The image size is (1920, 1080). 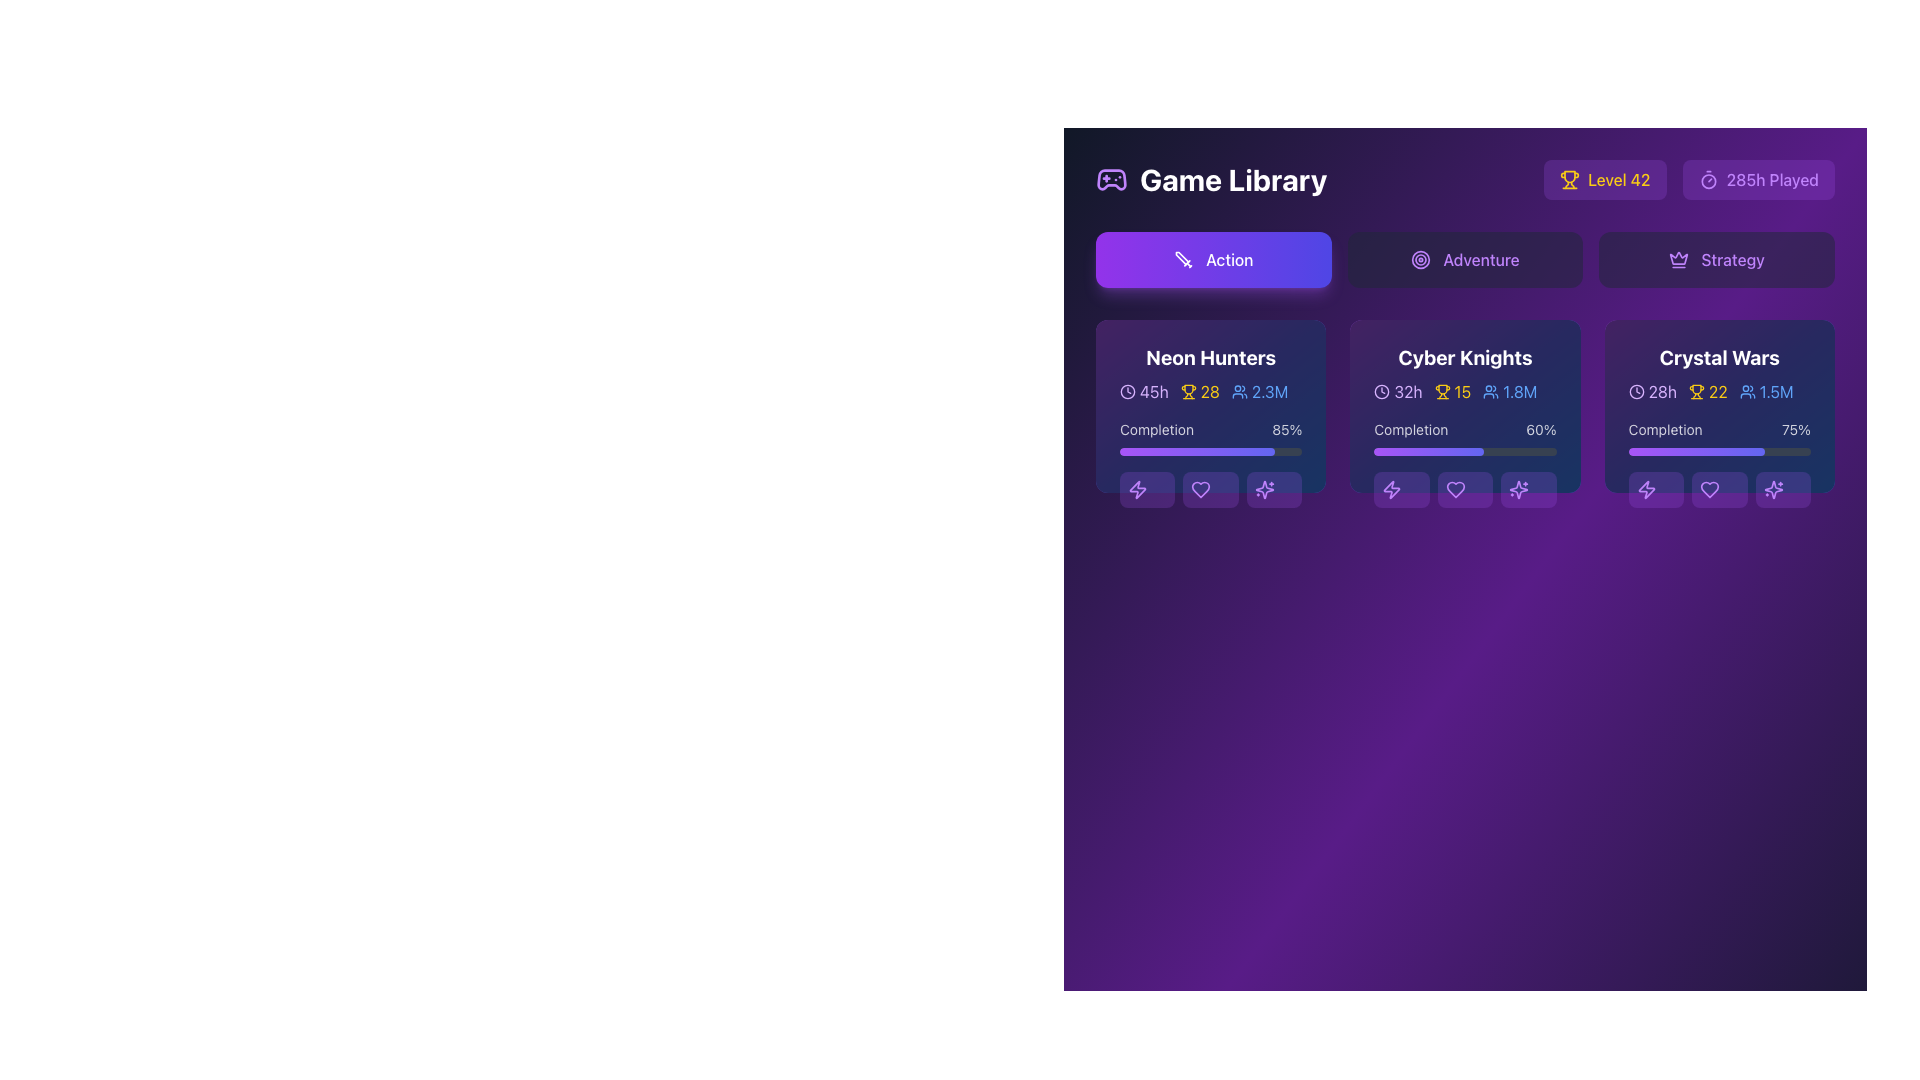 What do you see at coordinates (1679, 258) in the screenshot?
I see `the crown icon with a thin outline and purple fill, located in the top-right section under the 'Strategy' button group` at bounding box center [1679, 258].